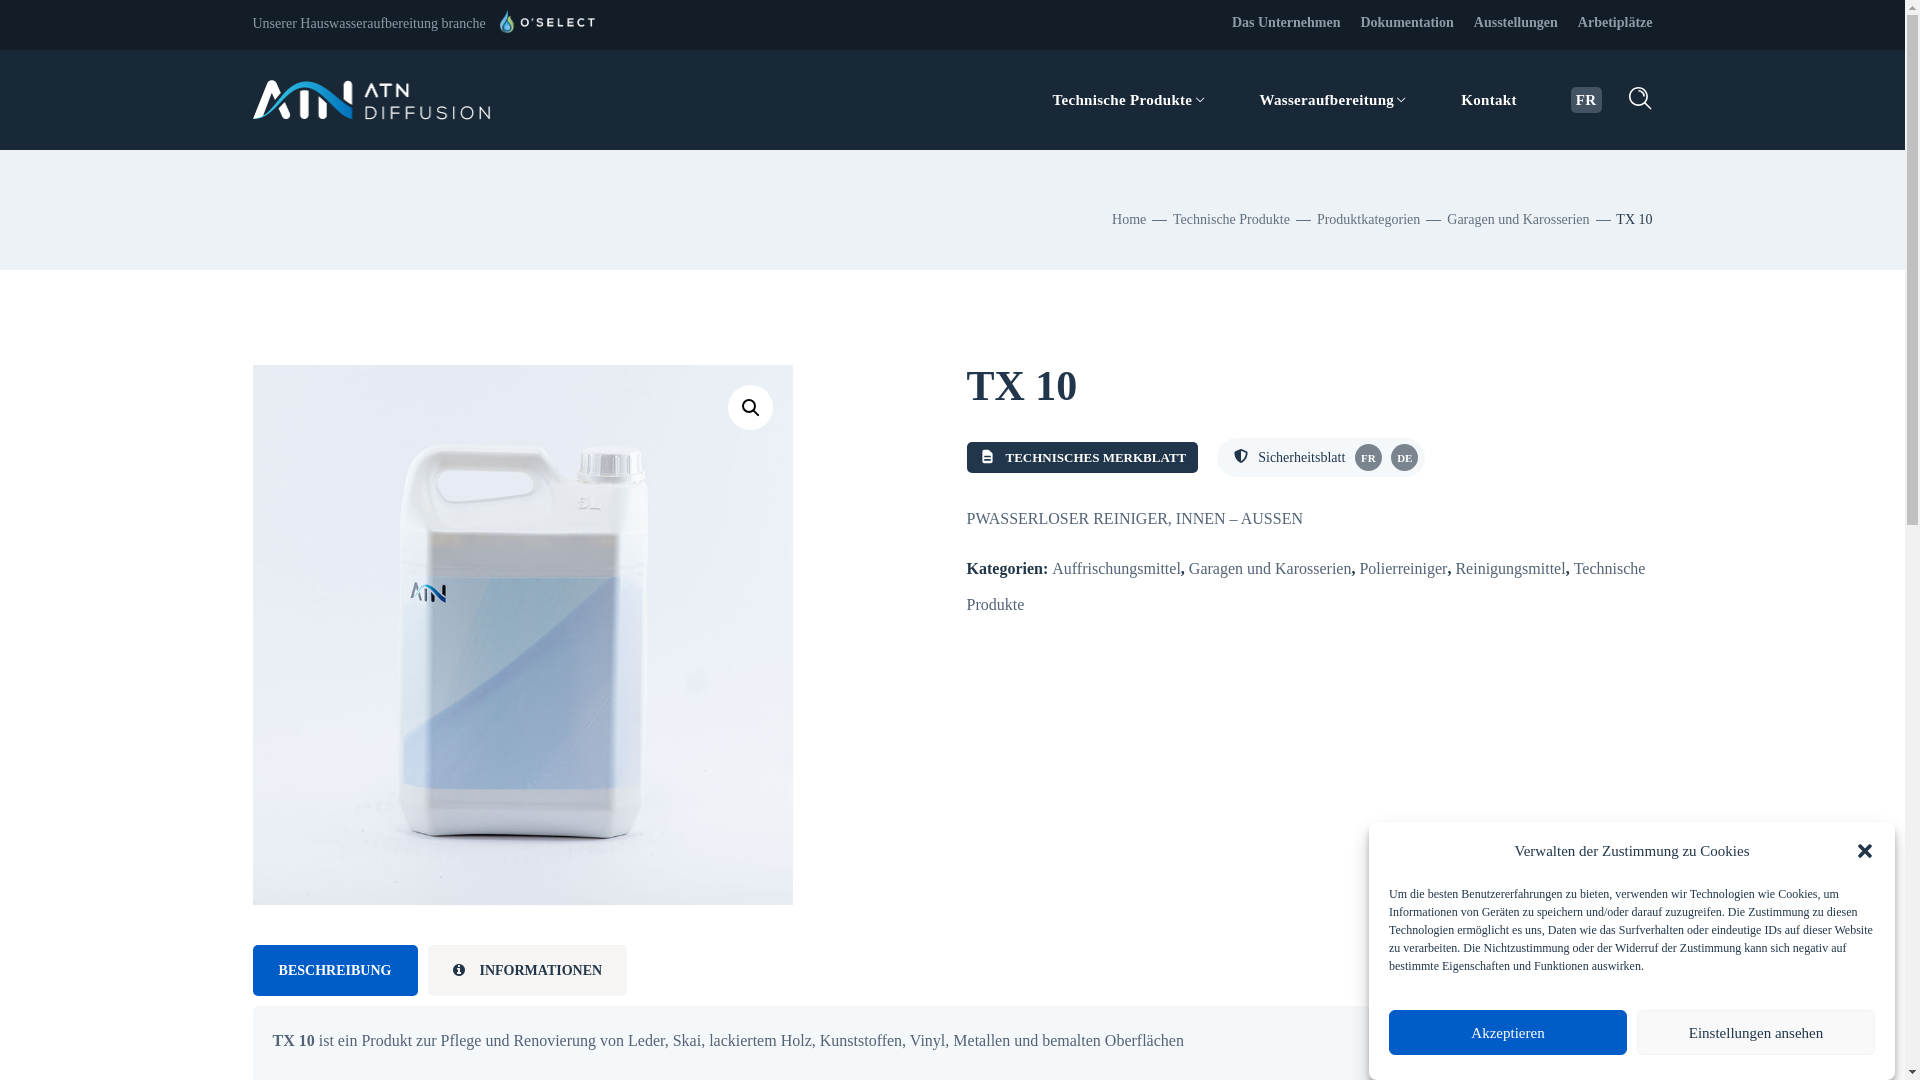 Image resolution: width=1920 pixels, height=1080 pixels. I want to click on 'Kontakt', so click(1488, 100).